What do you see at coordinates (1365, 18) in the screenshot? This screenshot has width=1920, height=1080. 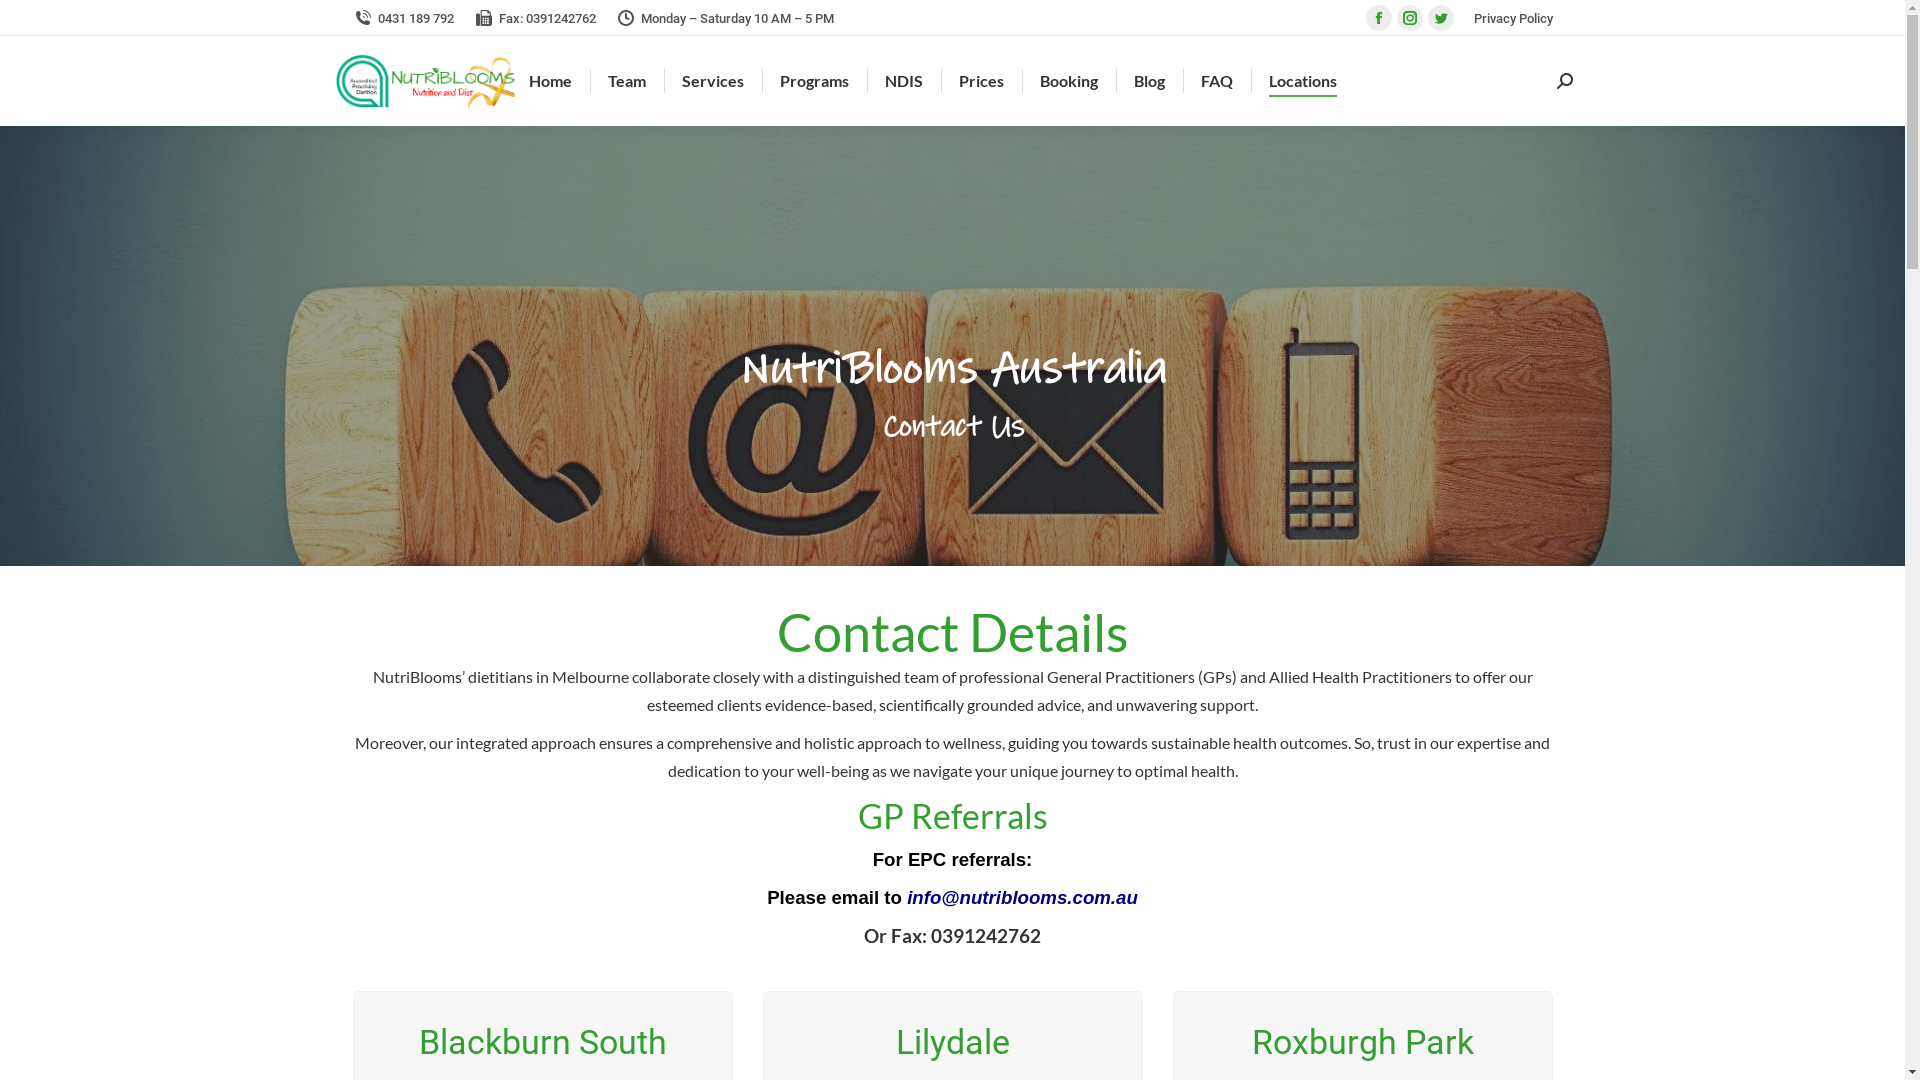 I see `'Facebook page opens in new window'` at bounding box center [1365, 18].